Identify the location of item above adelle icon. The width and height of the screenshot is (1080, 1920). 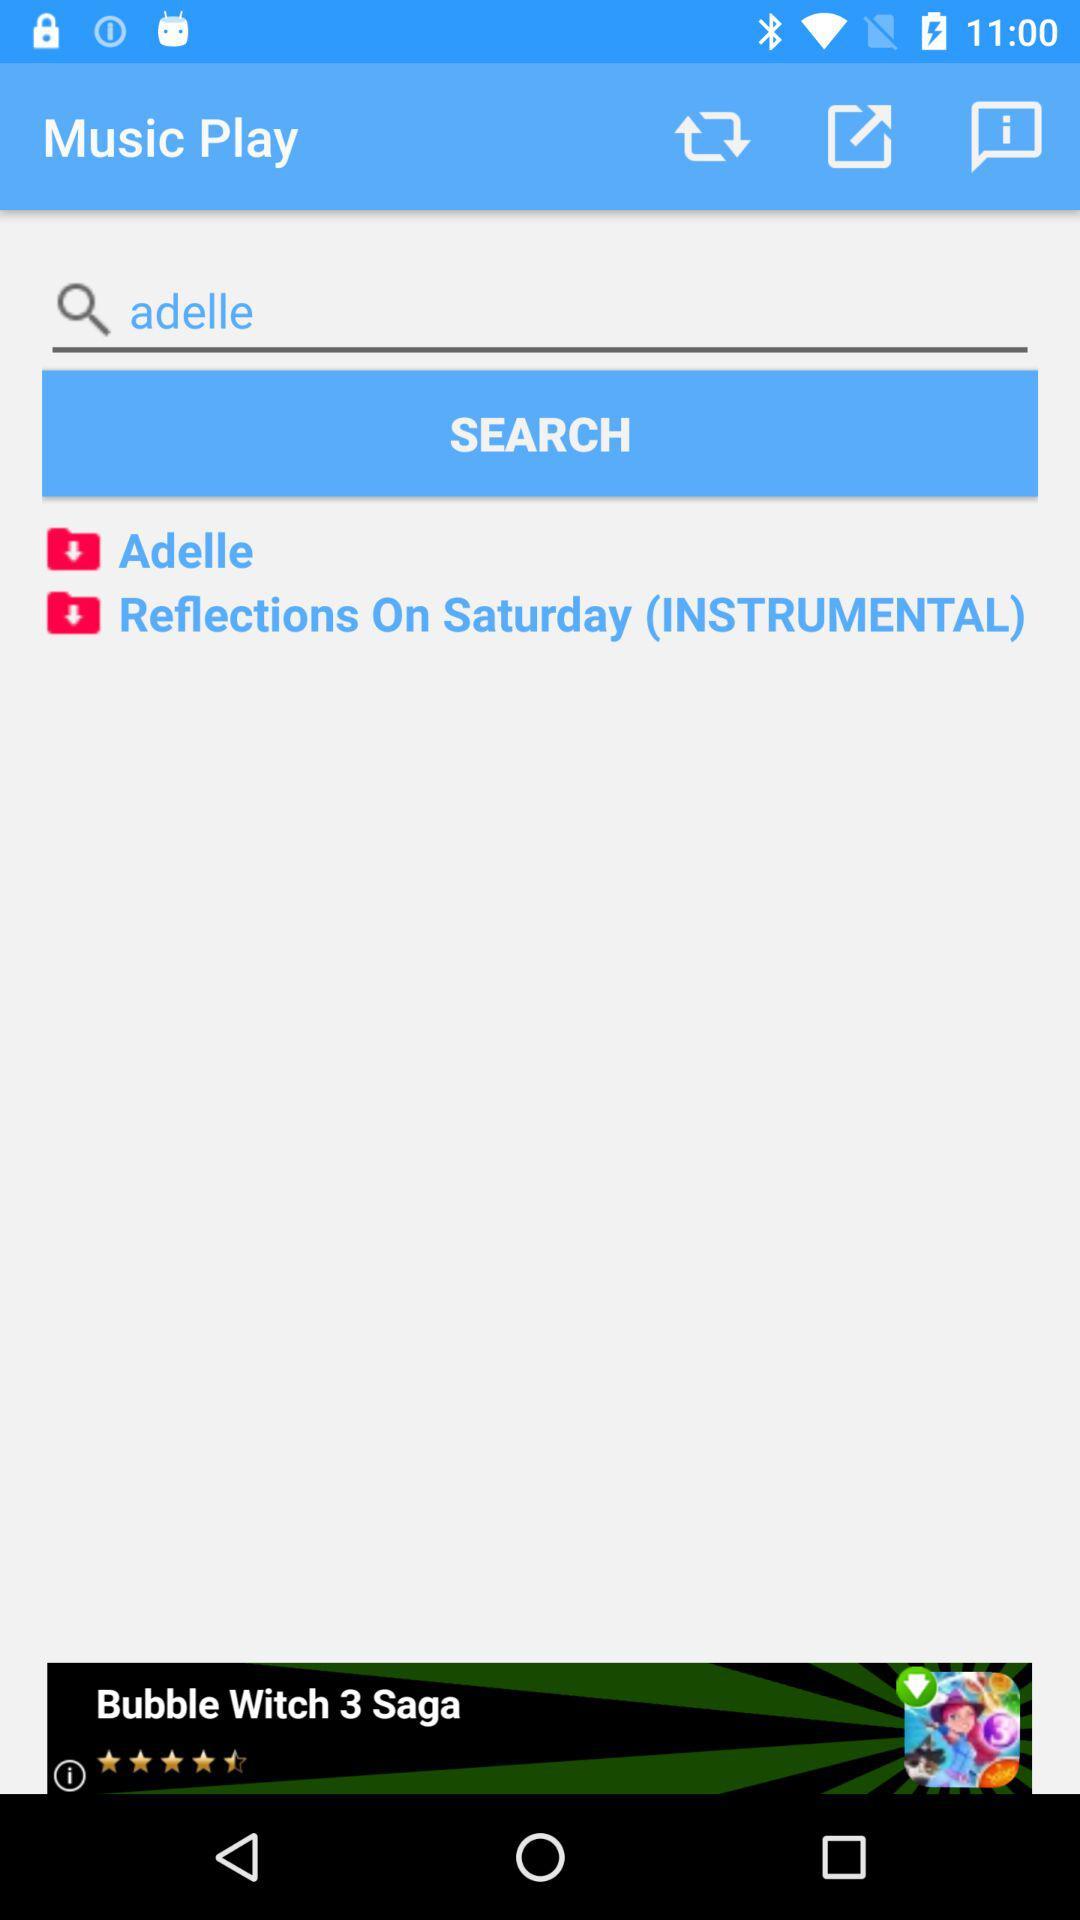
(540, 432).